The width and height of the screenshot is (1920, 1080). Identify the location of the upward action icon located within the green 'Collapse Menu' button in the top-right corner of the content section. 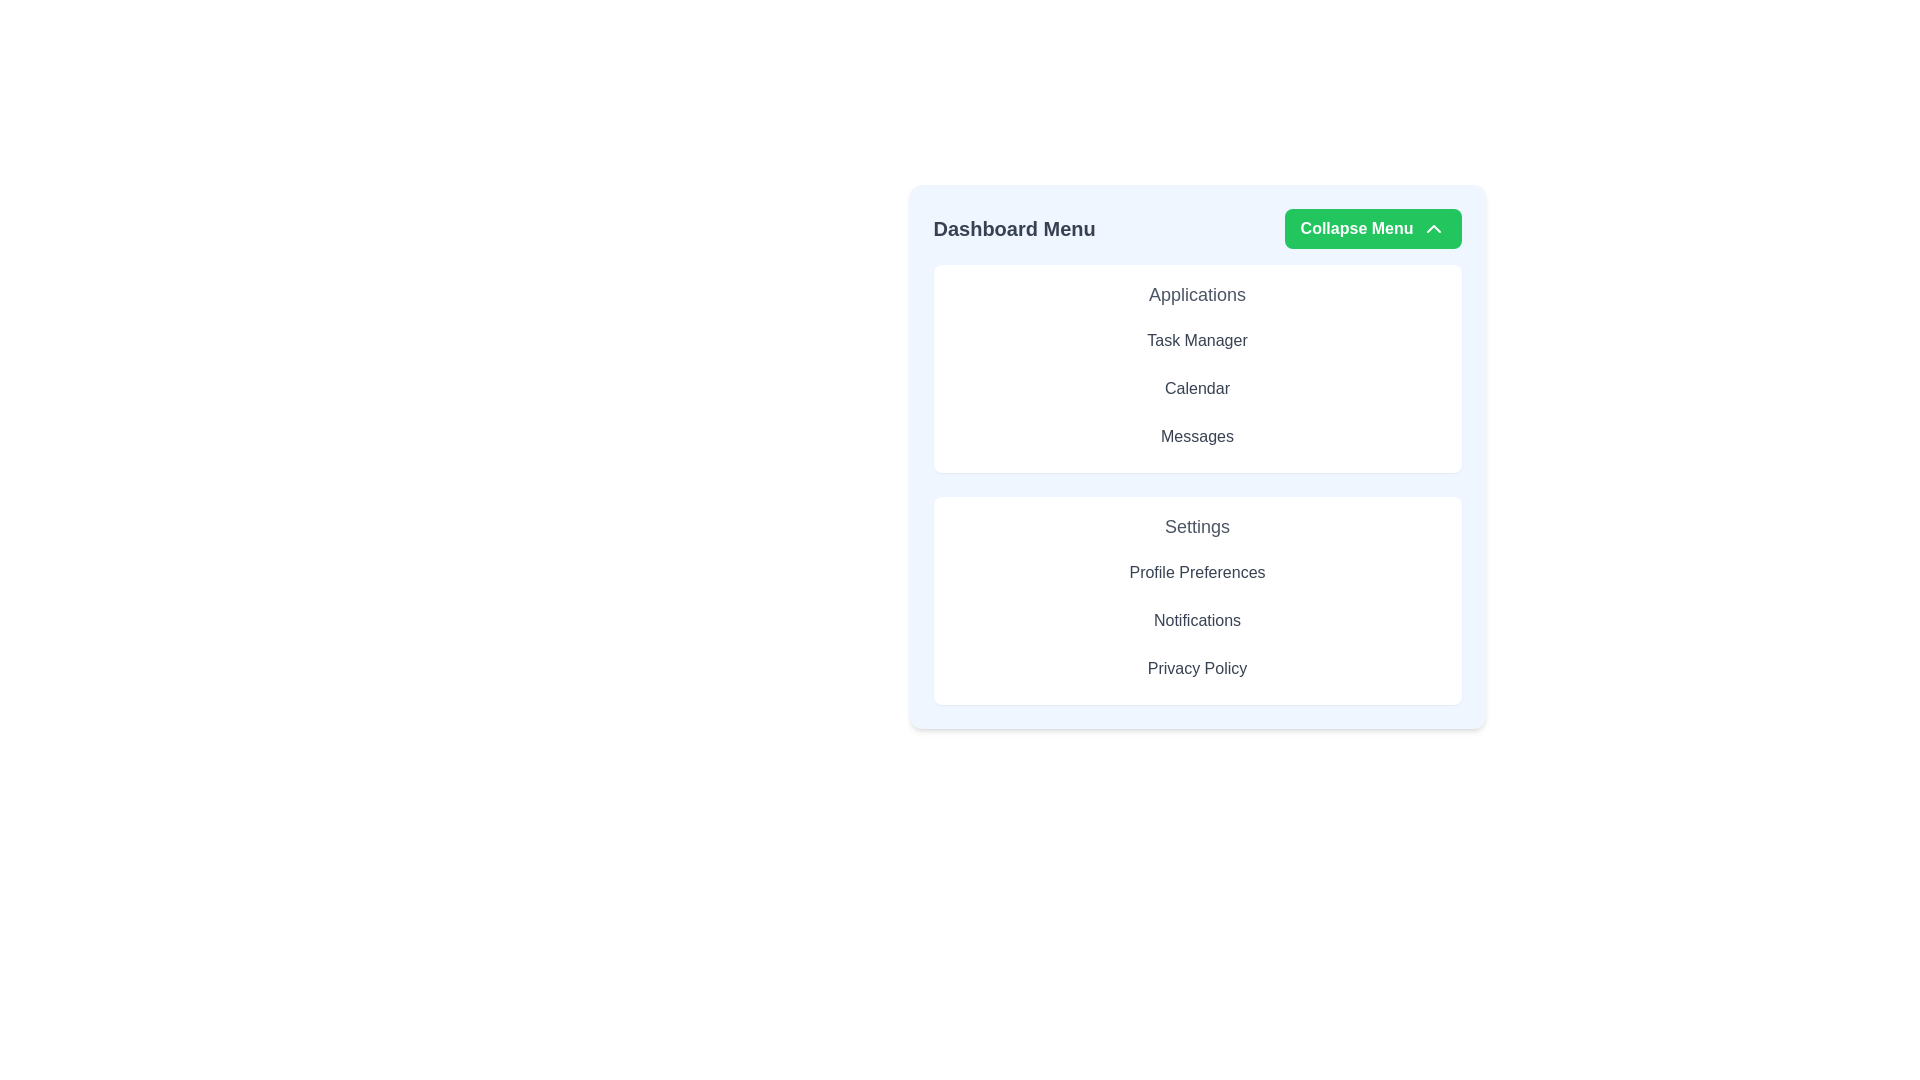
(1432, 227).